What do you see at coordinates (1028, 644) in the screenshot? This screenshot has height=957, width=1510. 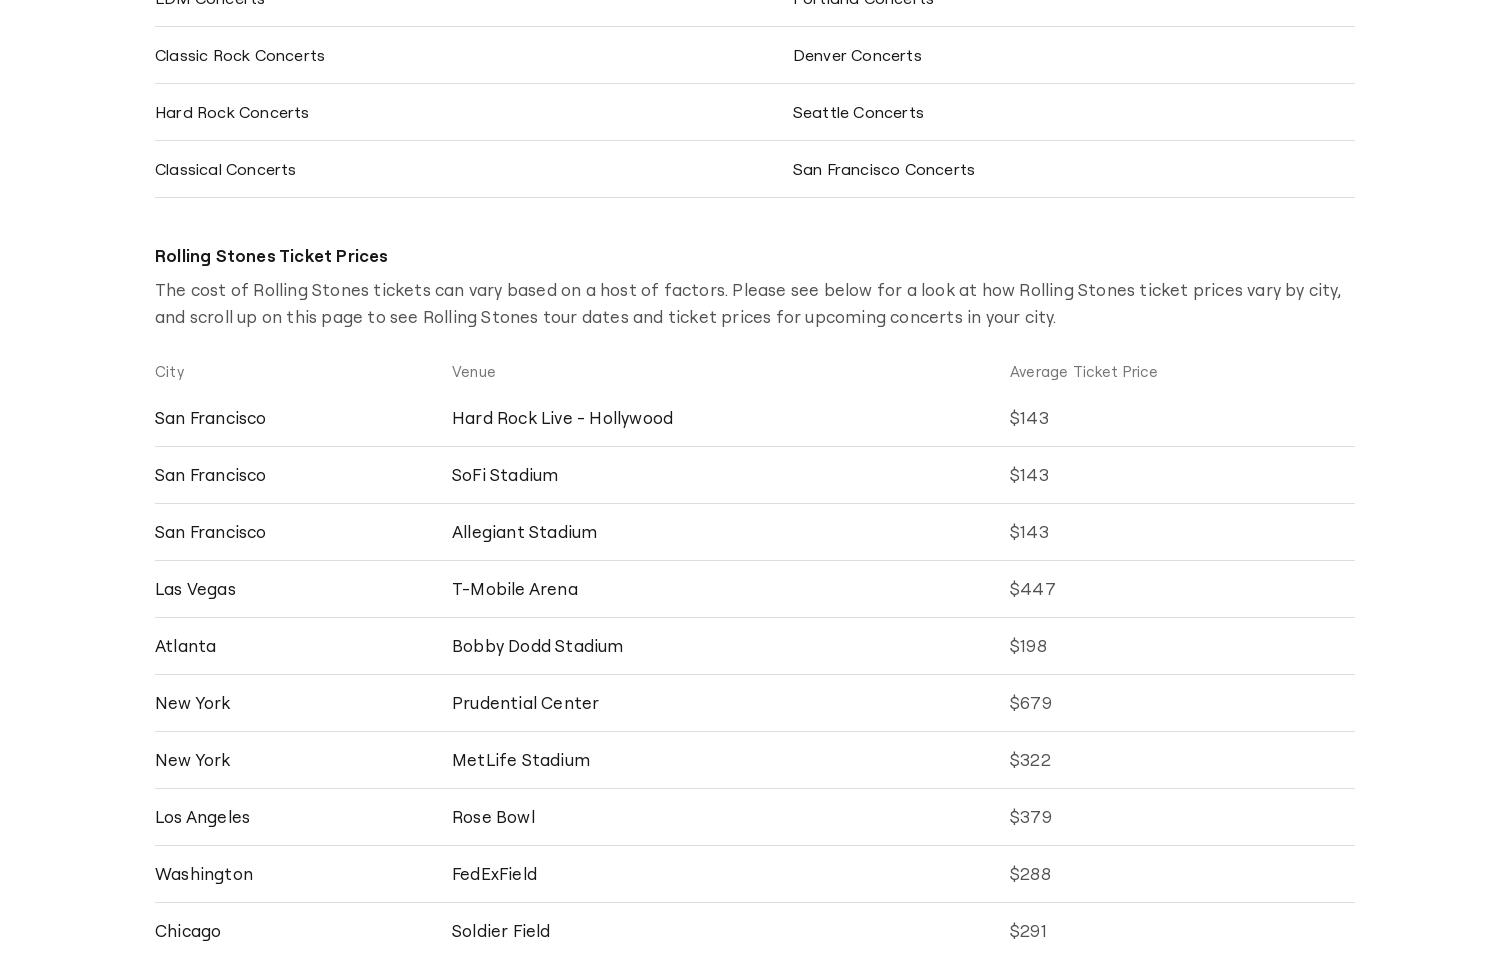 I see `'$198'` at bounding box center [1028, 644].